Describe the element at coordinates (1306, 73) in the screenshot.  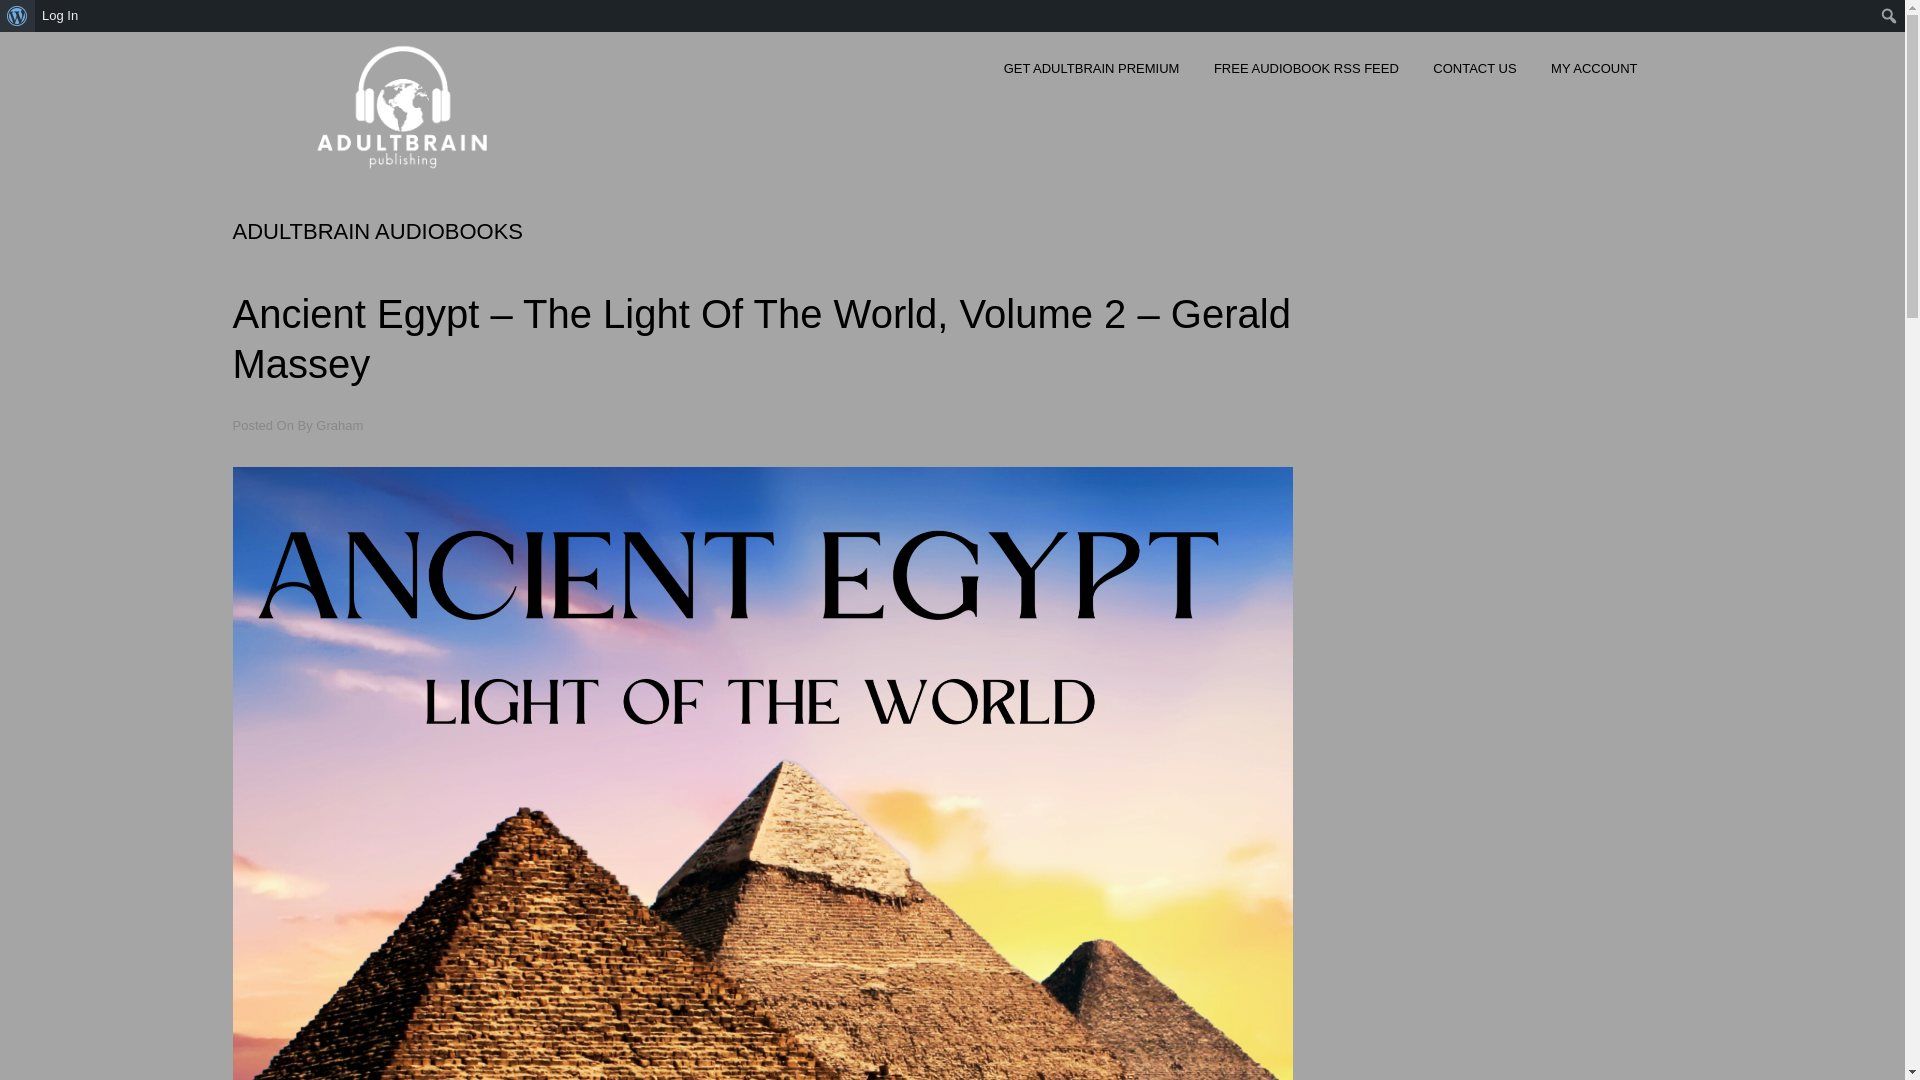
I see `'FREE AUDIOBOOK RSS FEED'` at that location.